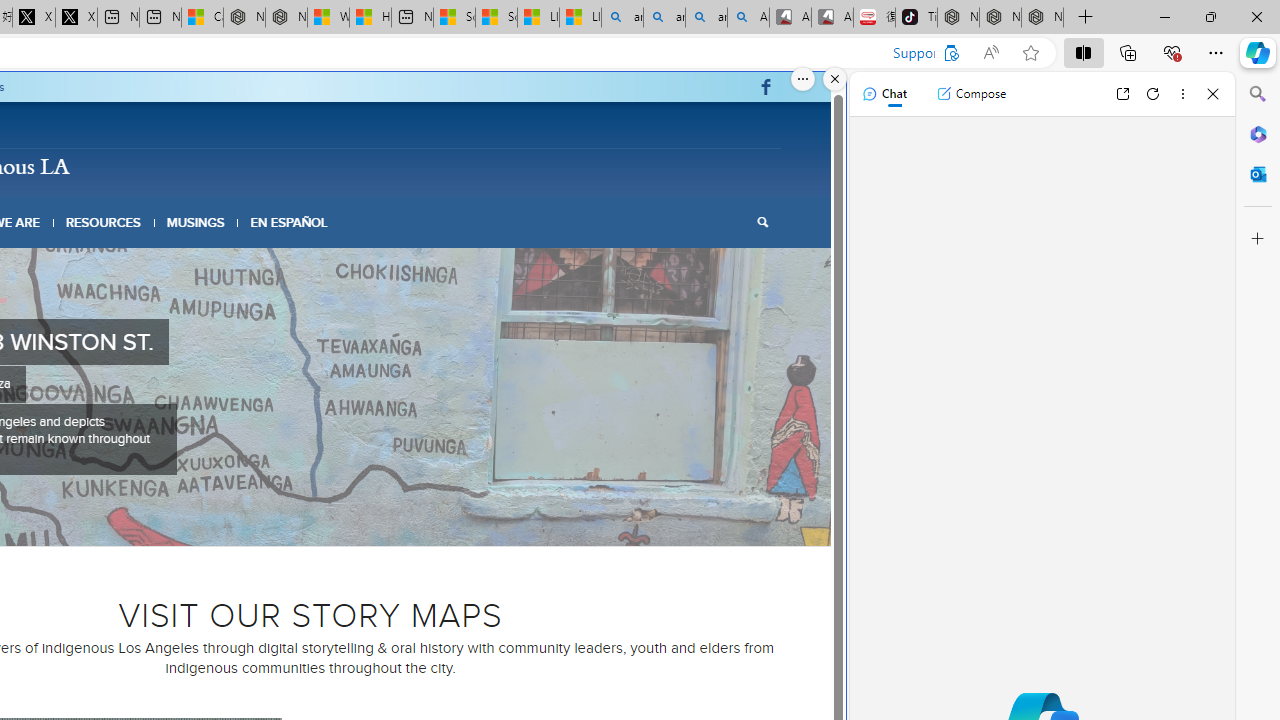 The width and height of the screenshot is (1280, 720). Describe the element at coordinates (915, 17) in the screenshot. I see `'TikTok'` at that location.